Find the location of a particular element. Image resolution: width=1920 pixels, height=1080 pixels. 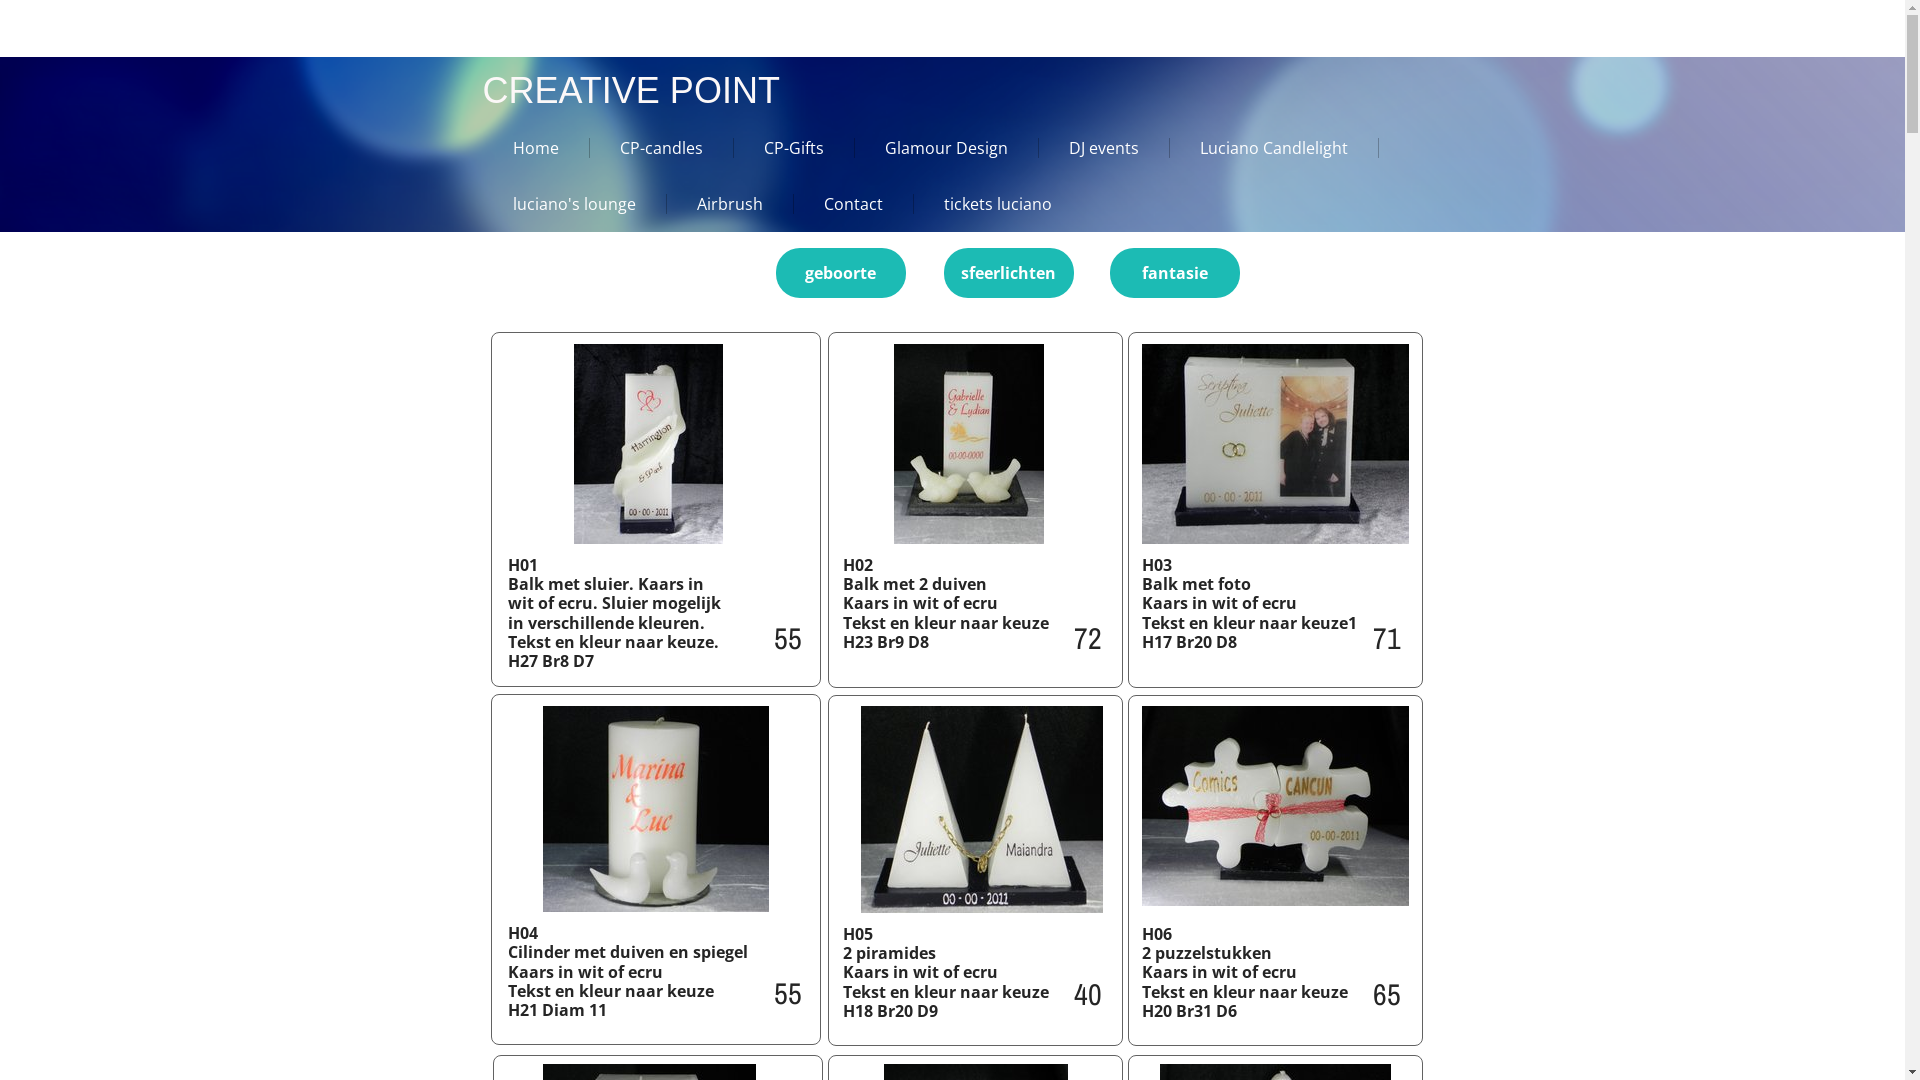

'Luciano Candlelight' is located at coordinates (1260, 146).